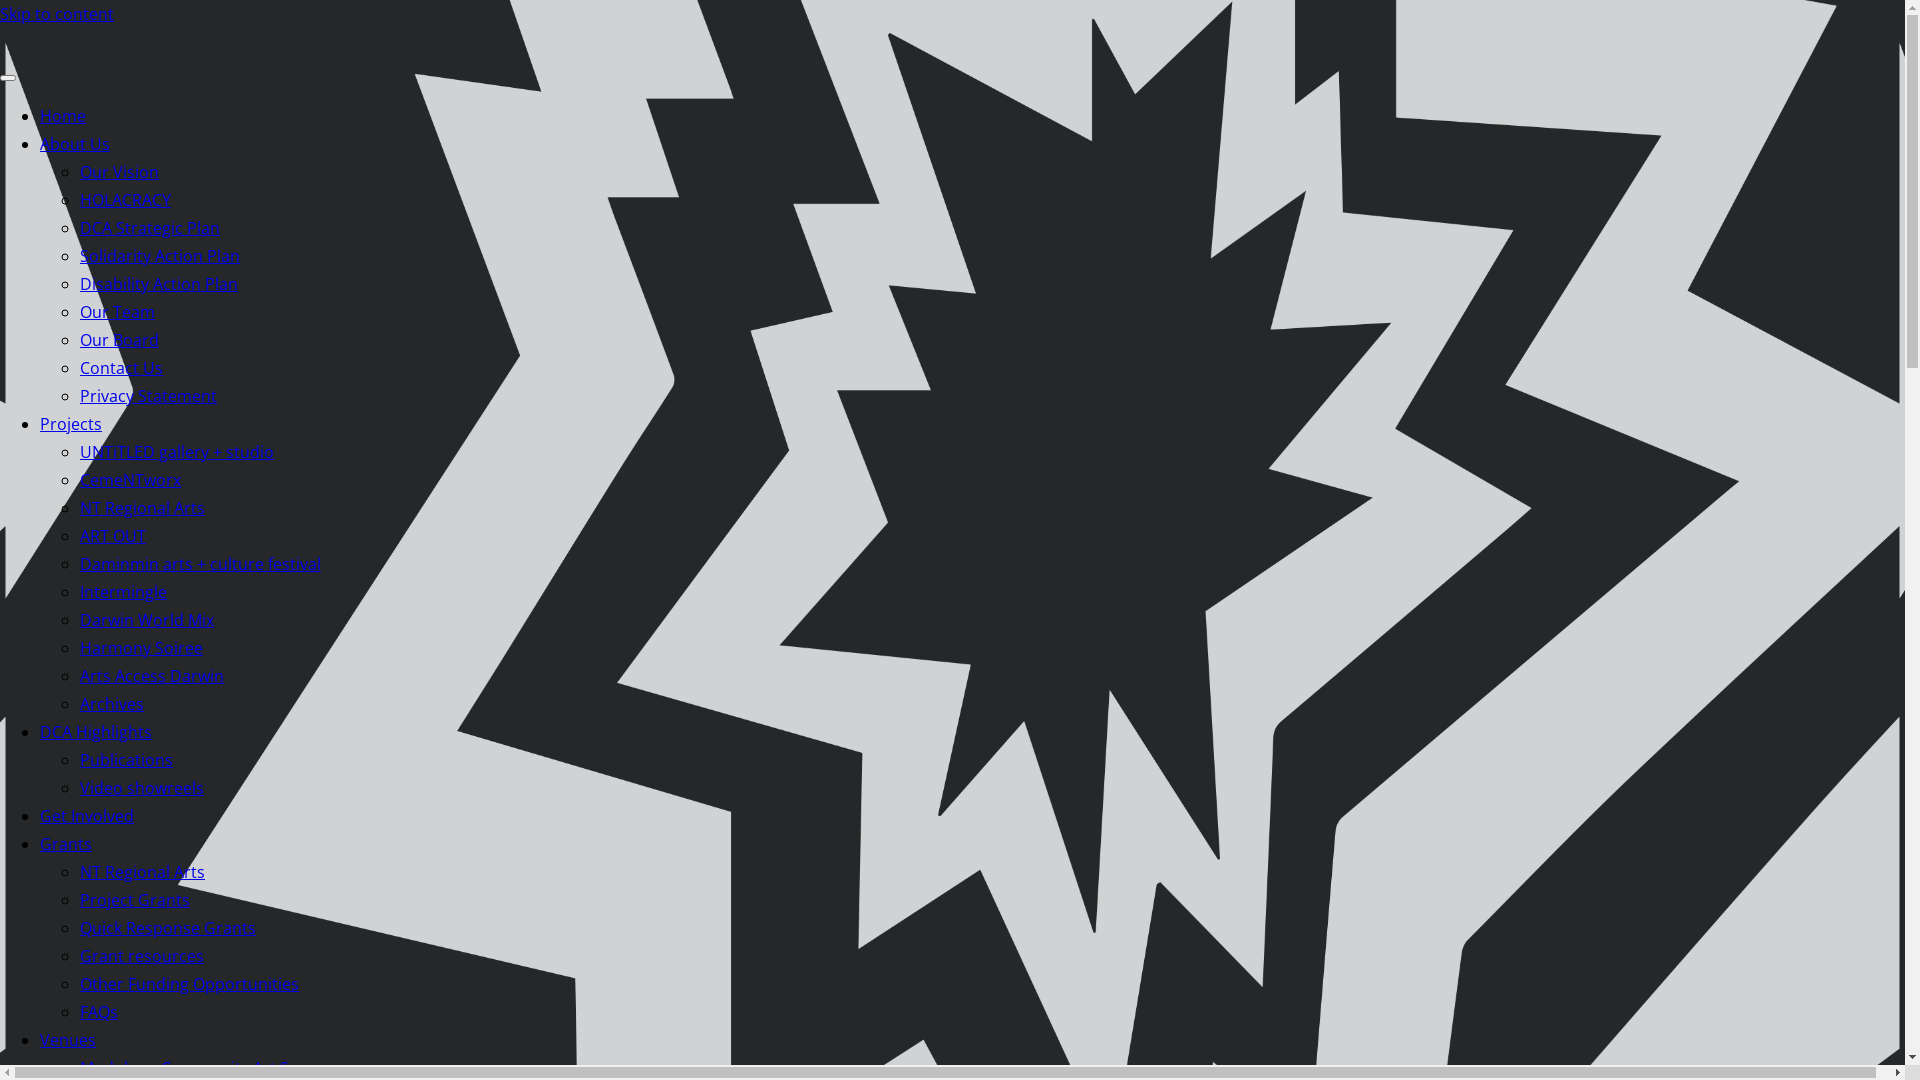 The width and height of the screenshot is (1920, 1080). What do you see at coordinates (62, 115) in the screenshot?
I see `'Home'` at bounding box center [62, 115].